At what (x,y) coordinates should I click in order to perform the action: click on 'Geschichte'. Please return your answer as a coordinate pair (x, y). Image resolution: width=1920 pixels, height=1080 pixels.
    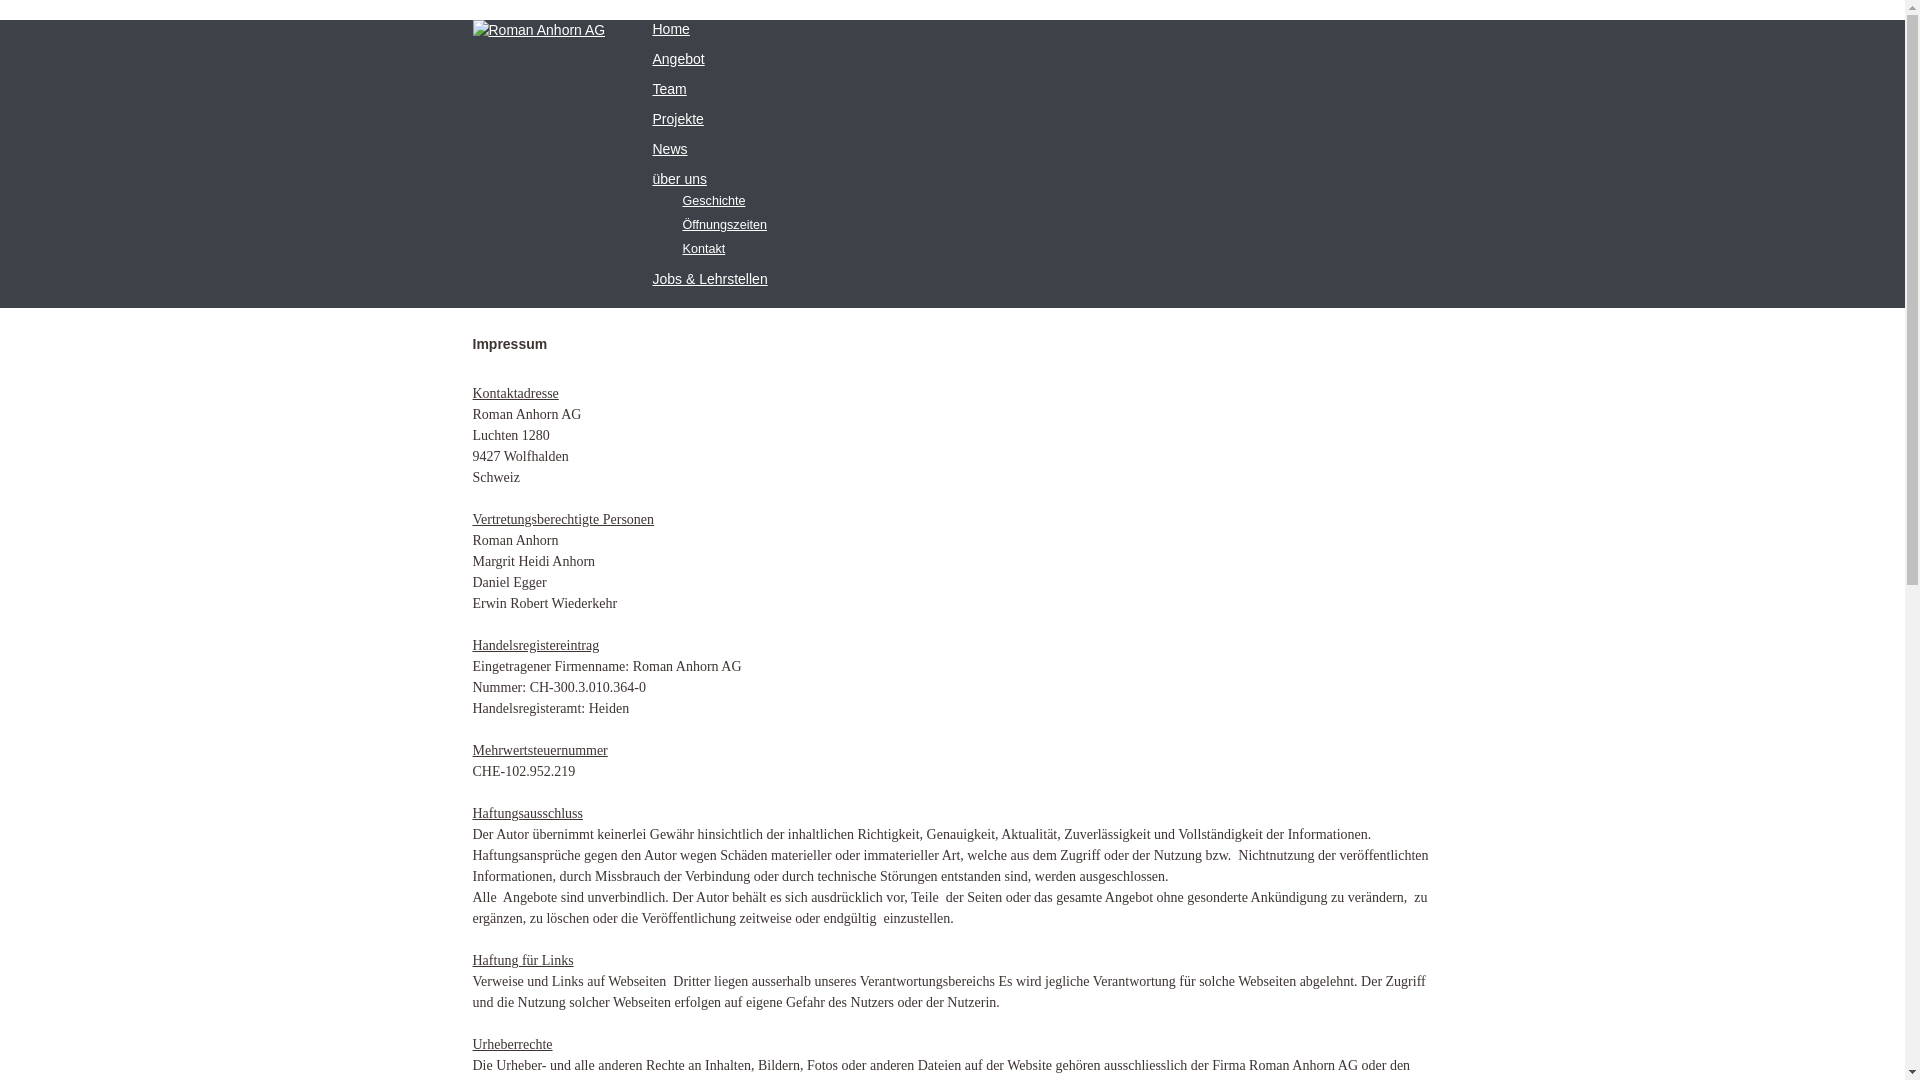
    Looking at the image, I should click on (713, 200).